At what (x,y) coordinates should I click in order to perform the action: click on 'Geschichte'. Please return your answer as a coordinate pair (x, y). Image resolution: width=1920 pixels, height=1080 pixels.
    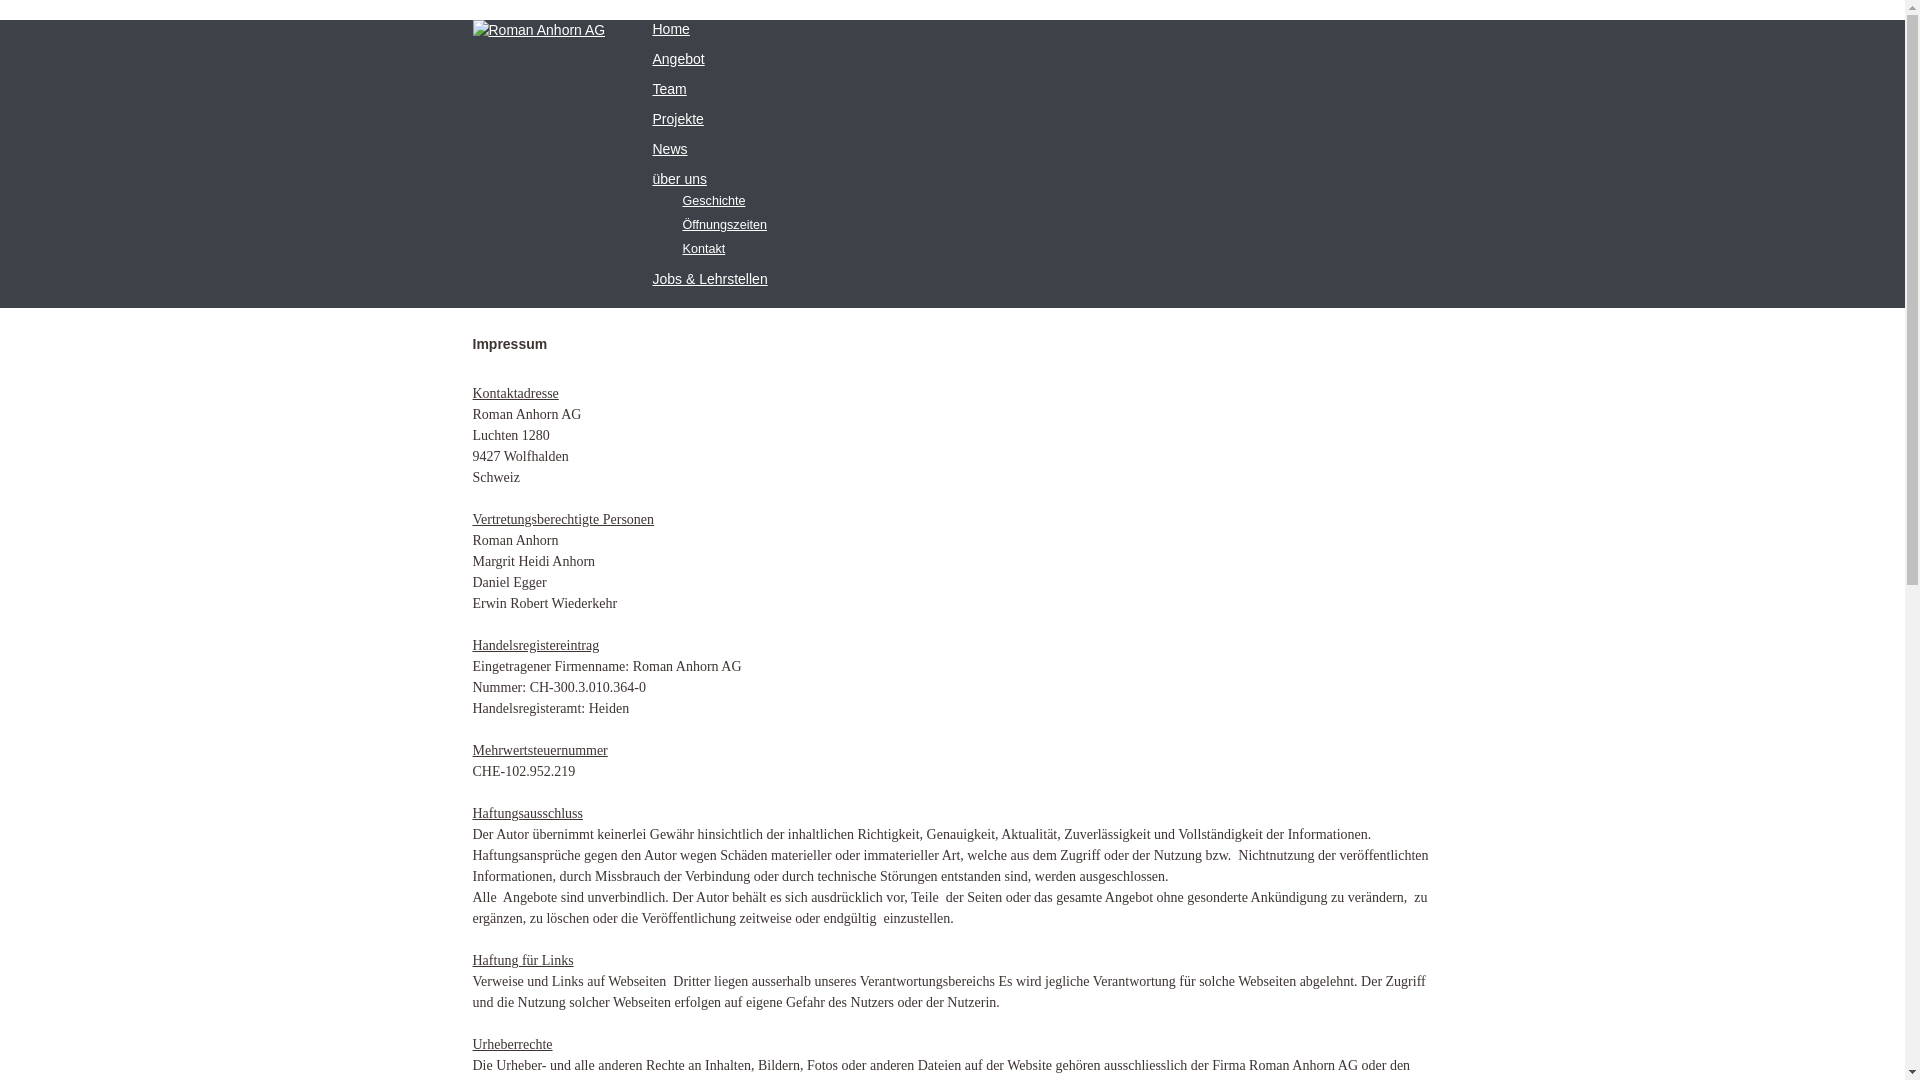
    Looking at the image, I should click on (713, 200).